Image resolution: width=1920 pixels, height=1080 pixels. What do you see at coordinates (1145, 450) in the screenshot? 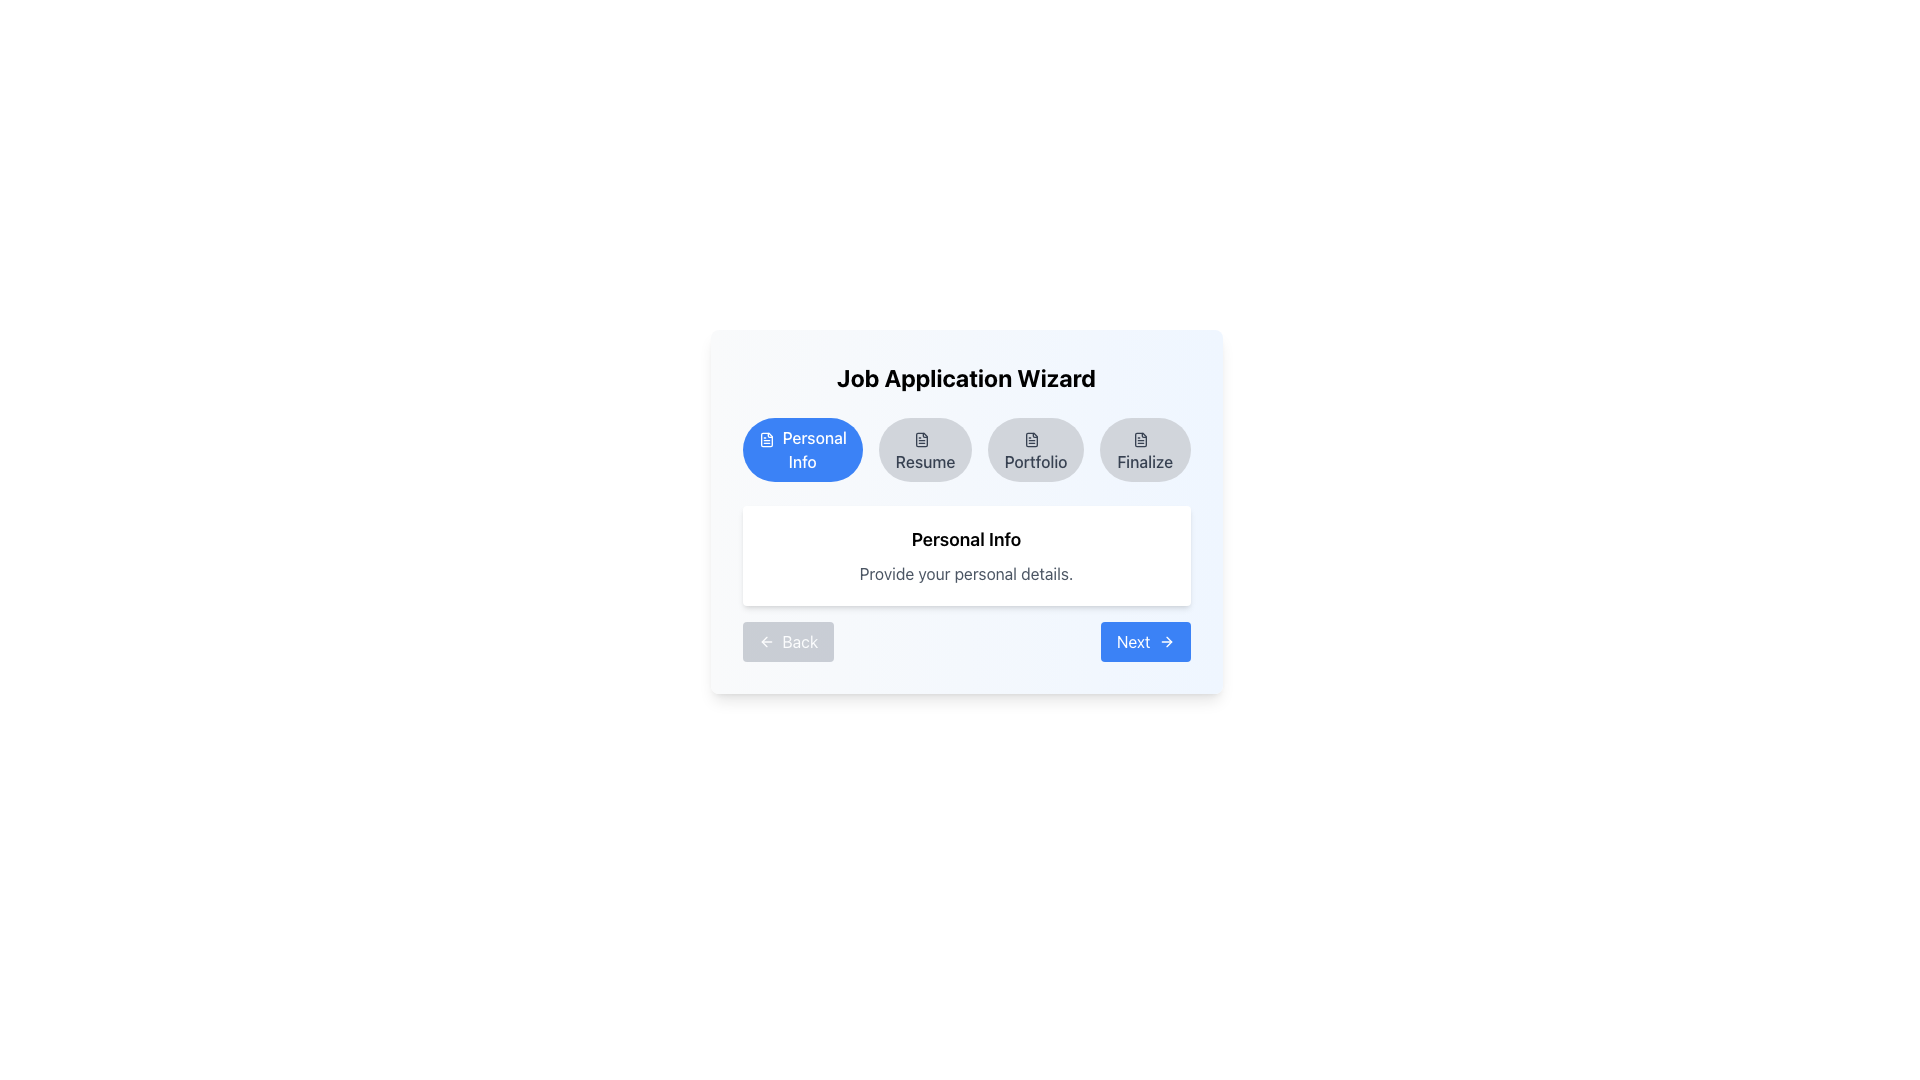
I see `the 'Finalize' button, which is a pill-shaped button with a light gray background and dark gray text, located as the fourth button from the left in the row of similar buttons` at bounding box center [1145, 450].